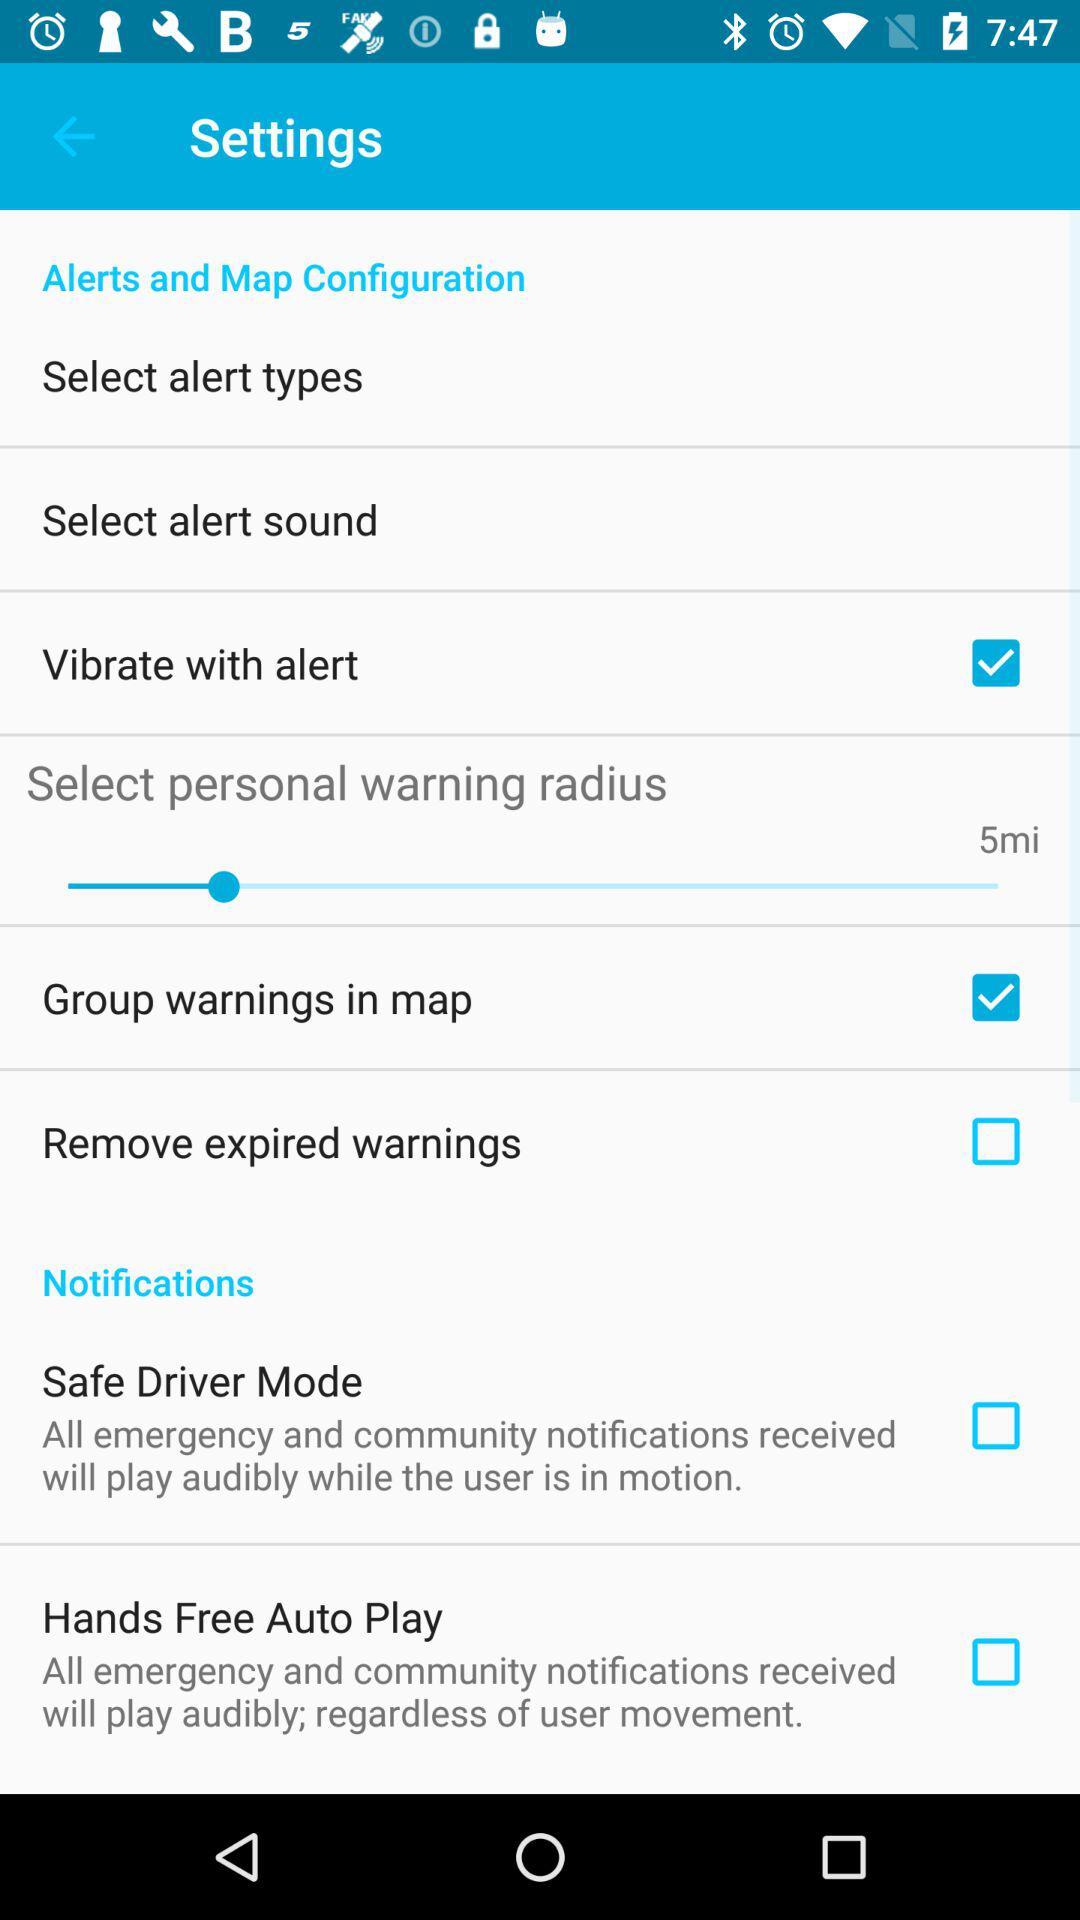 The width and height of the screenshot is (1080, 1920). What do you see at coordinates (72, 135) in the screenshot?
I see `item above alerts and map item` at bounding box center [72, 135].